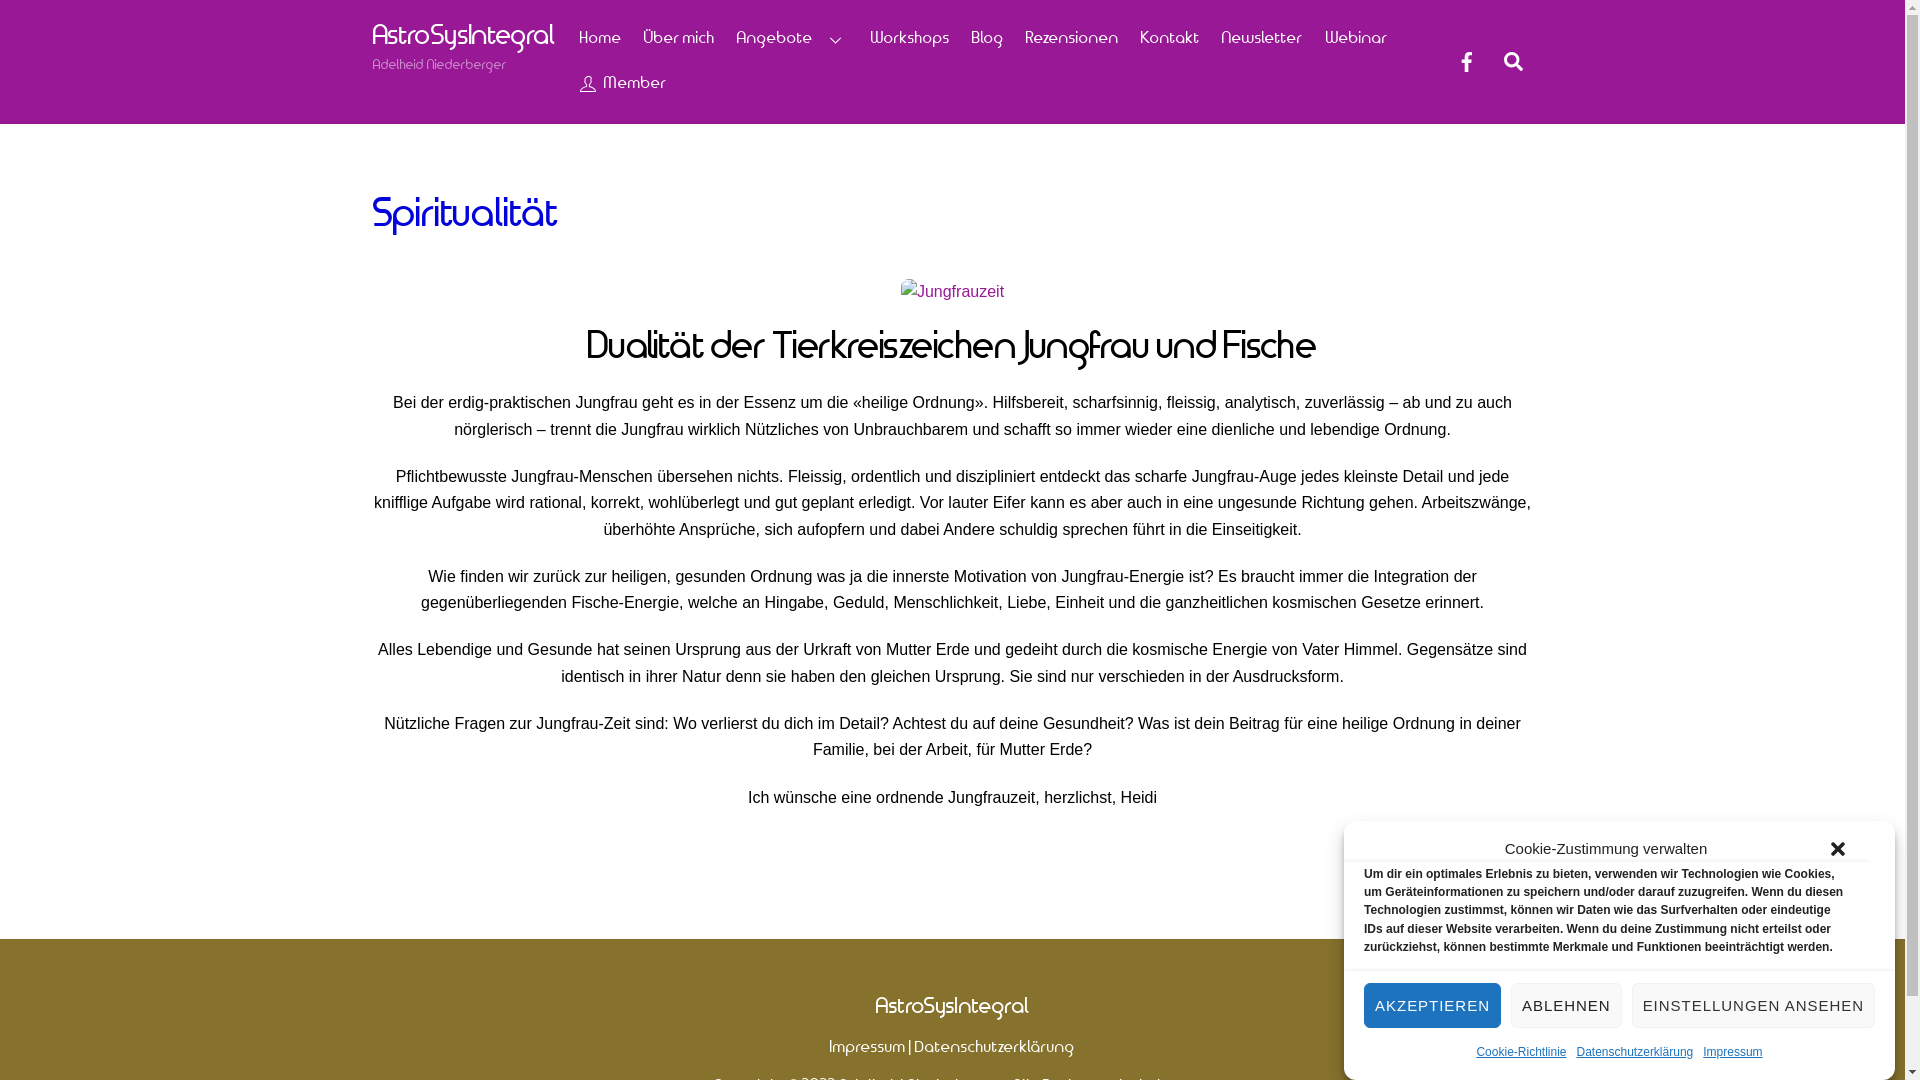 Image resolution: width=1920 pixels, height=1080 pixels. I want to click on 'Kontakt', so click(1171, 38).